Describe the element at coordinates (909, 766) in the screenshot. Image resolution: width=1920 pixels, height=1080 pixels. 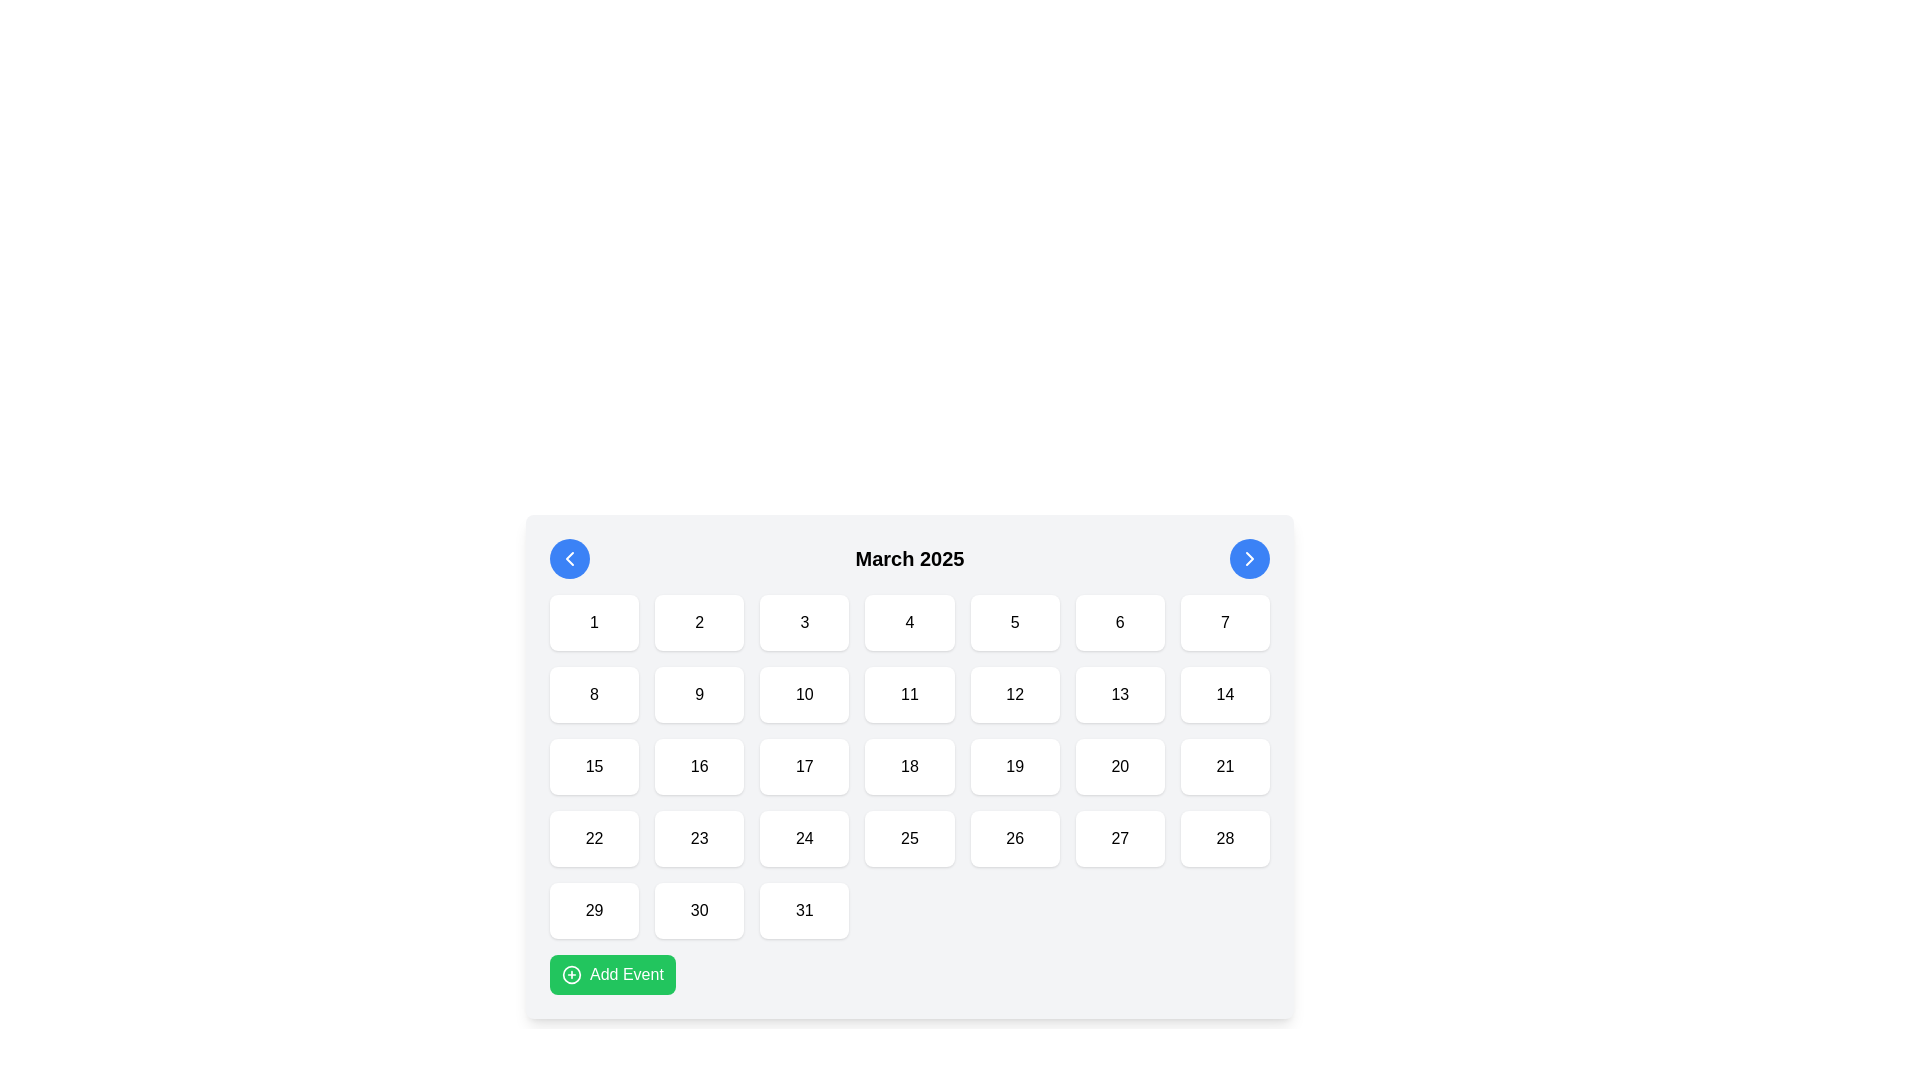
I see `the button representing the 18th day of the month in the calendar interface` at that location.